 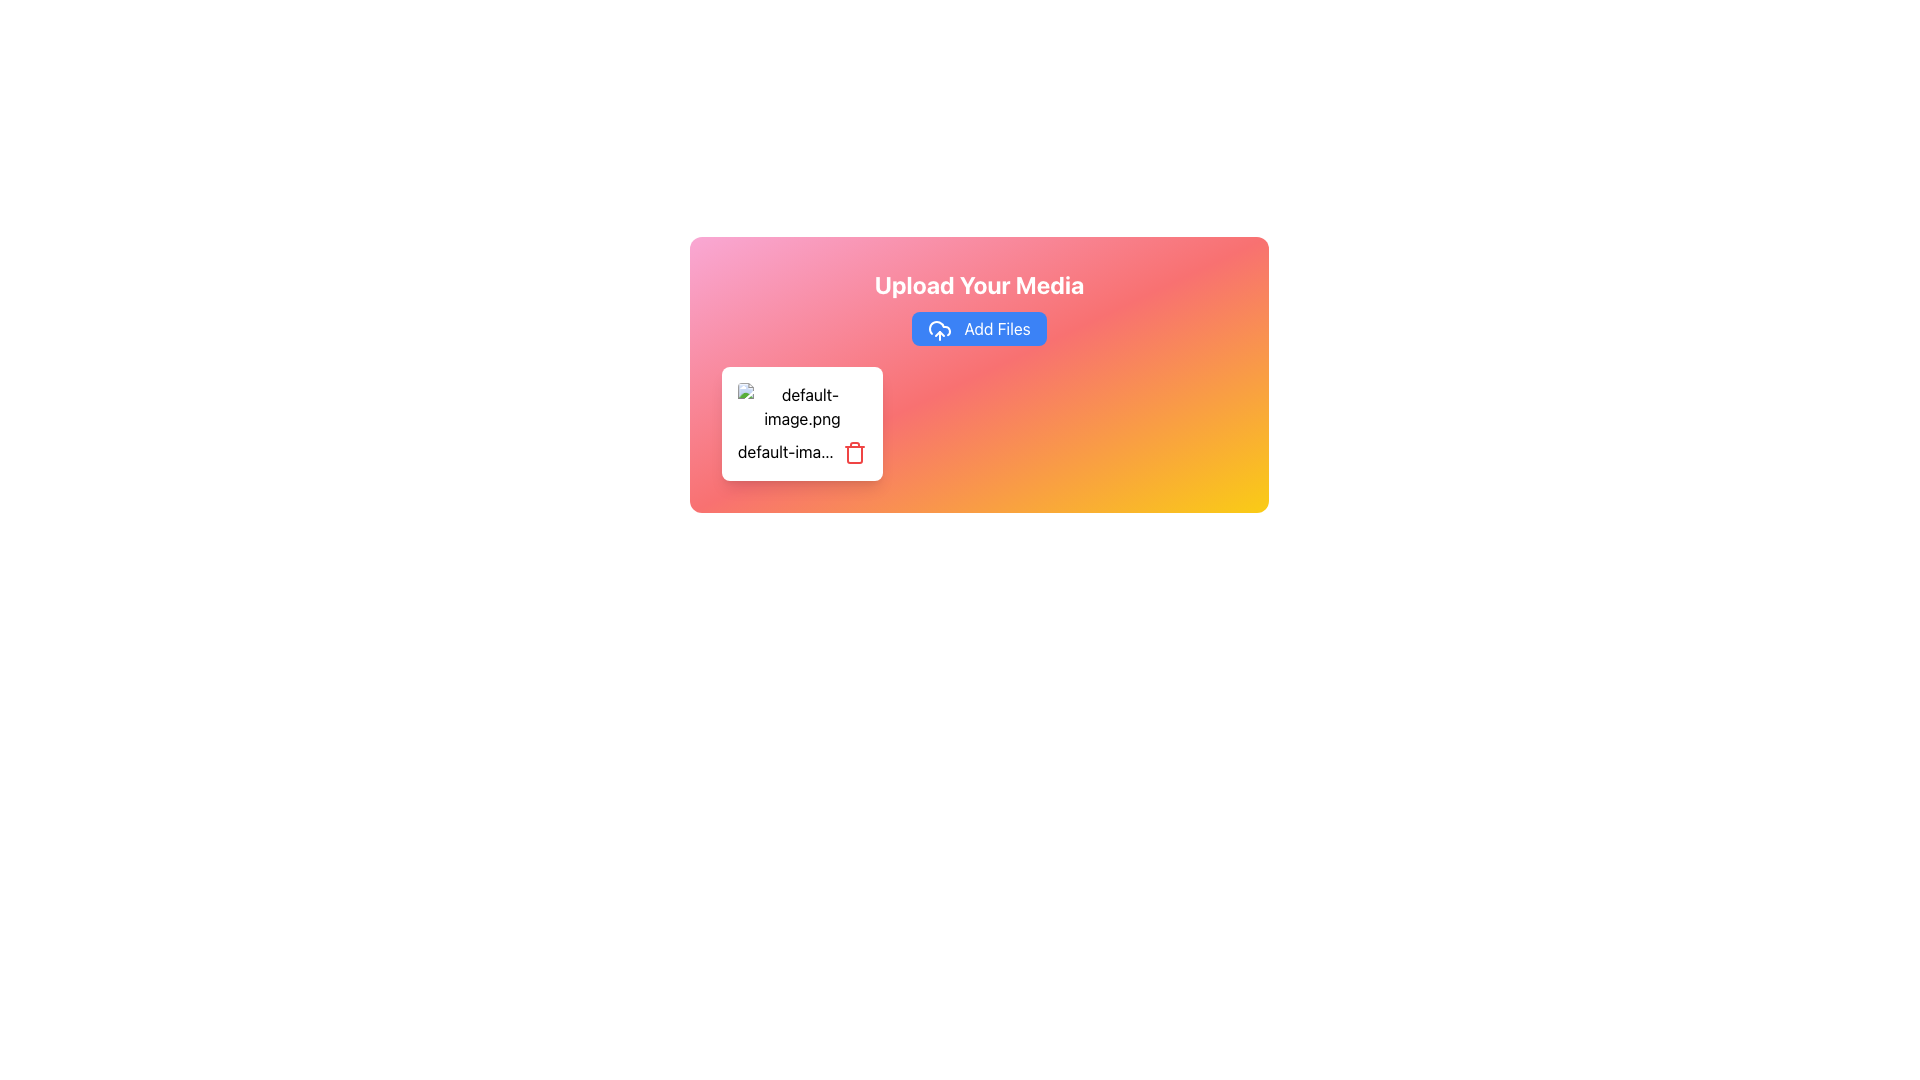 I want to click on the blue button labeled 'Add Files' which contains the cloud icon with an upward arrow on its left side, so click(x=939, y=329).